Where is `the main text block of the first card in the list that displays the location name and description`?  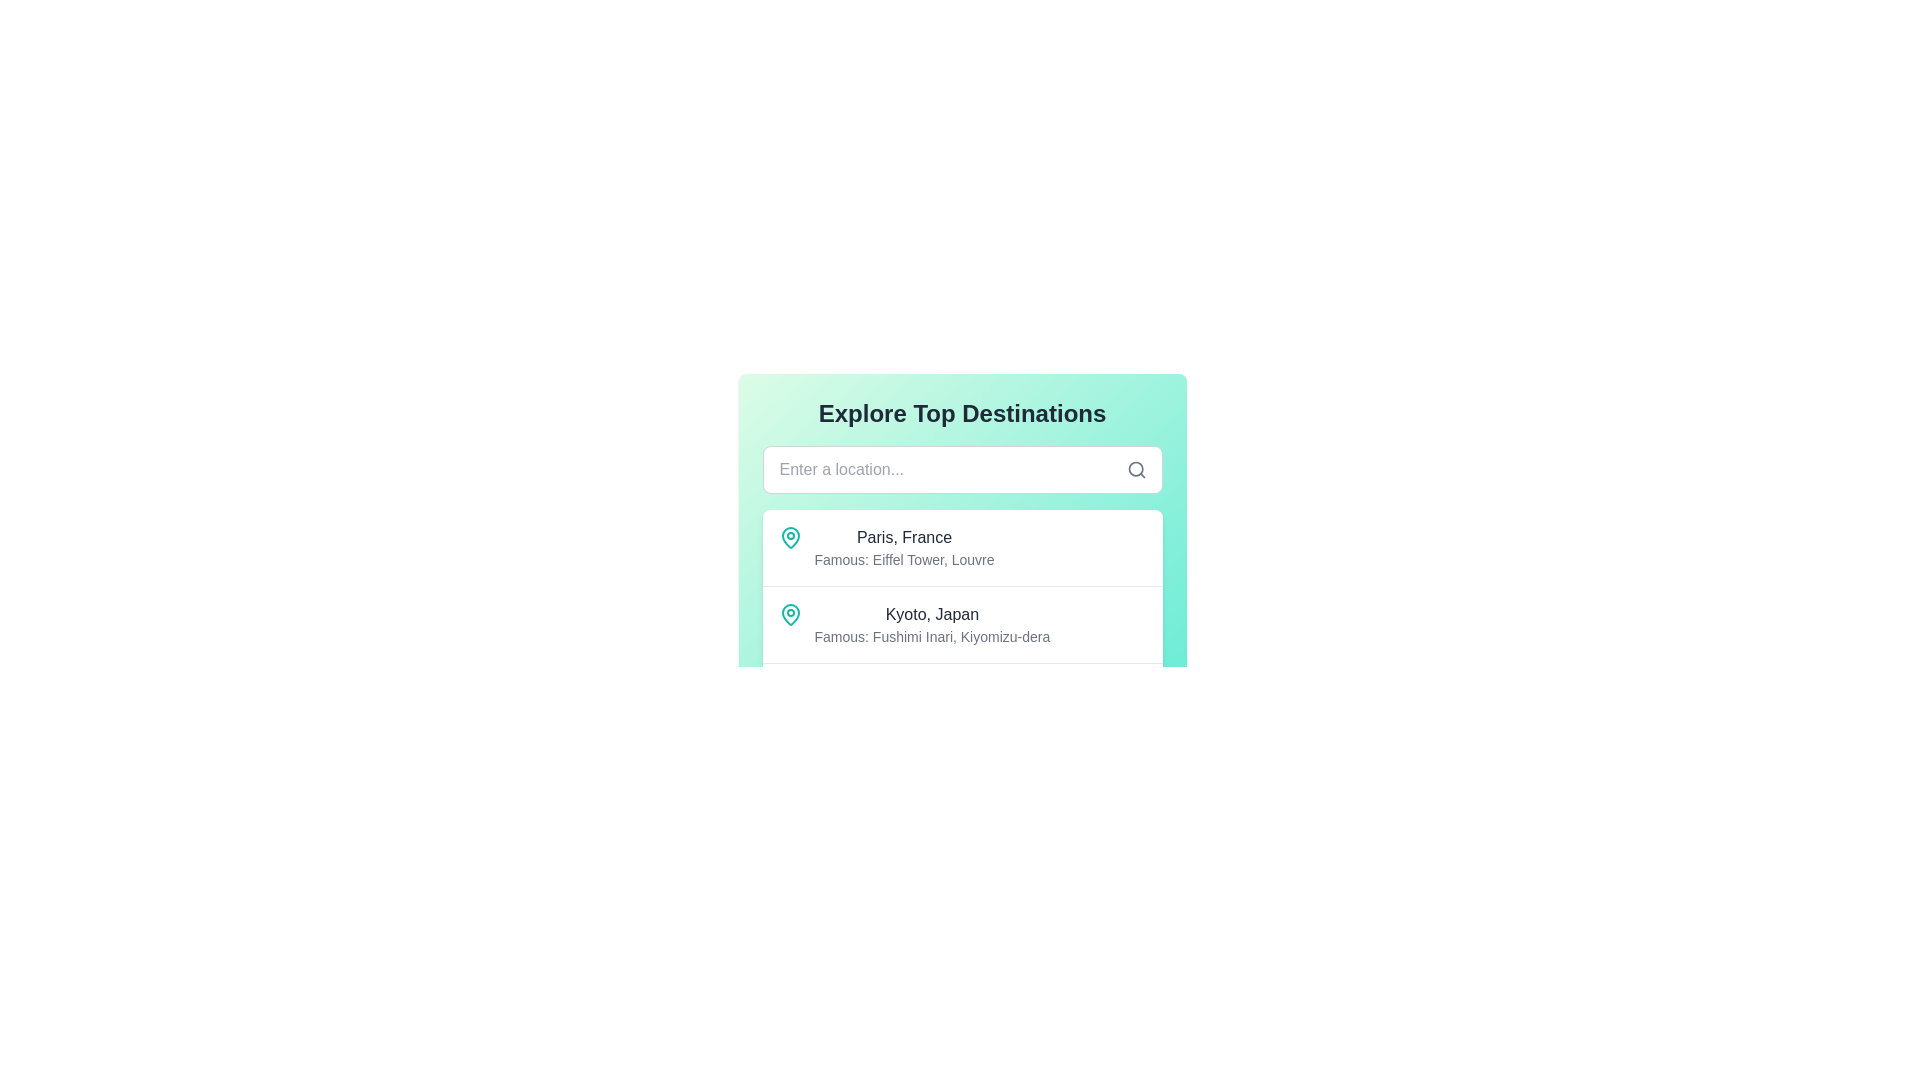 the main text block of the first card in the list that displays the location name and description is located at coordinates (903, 547).